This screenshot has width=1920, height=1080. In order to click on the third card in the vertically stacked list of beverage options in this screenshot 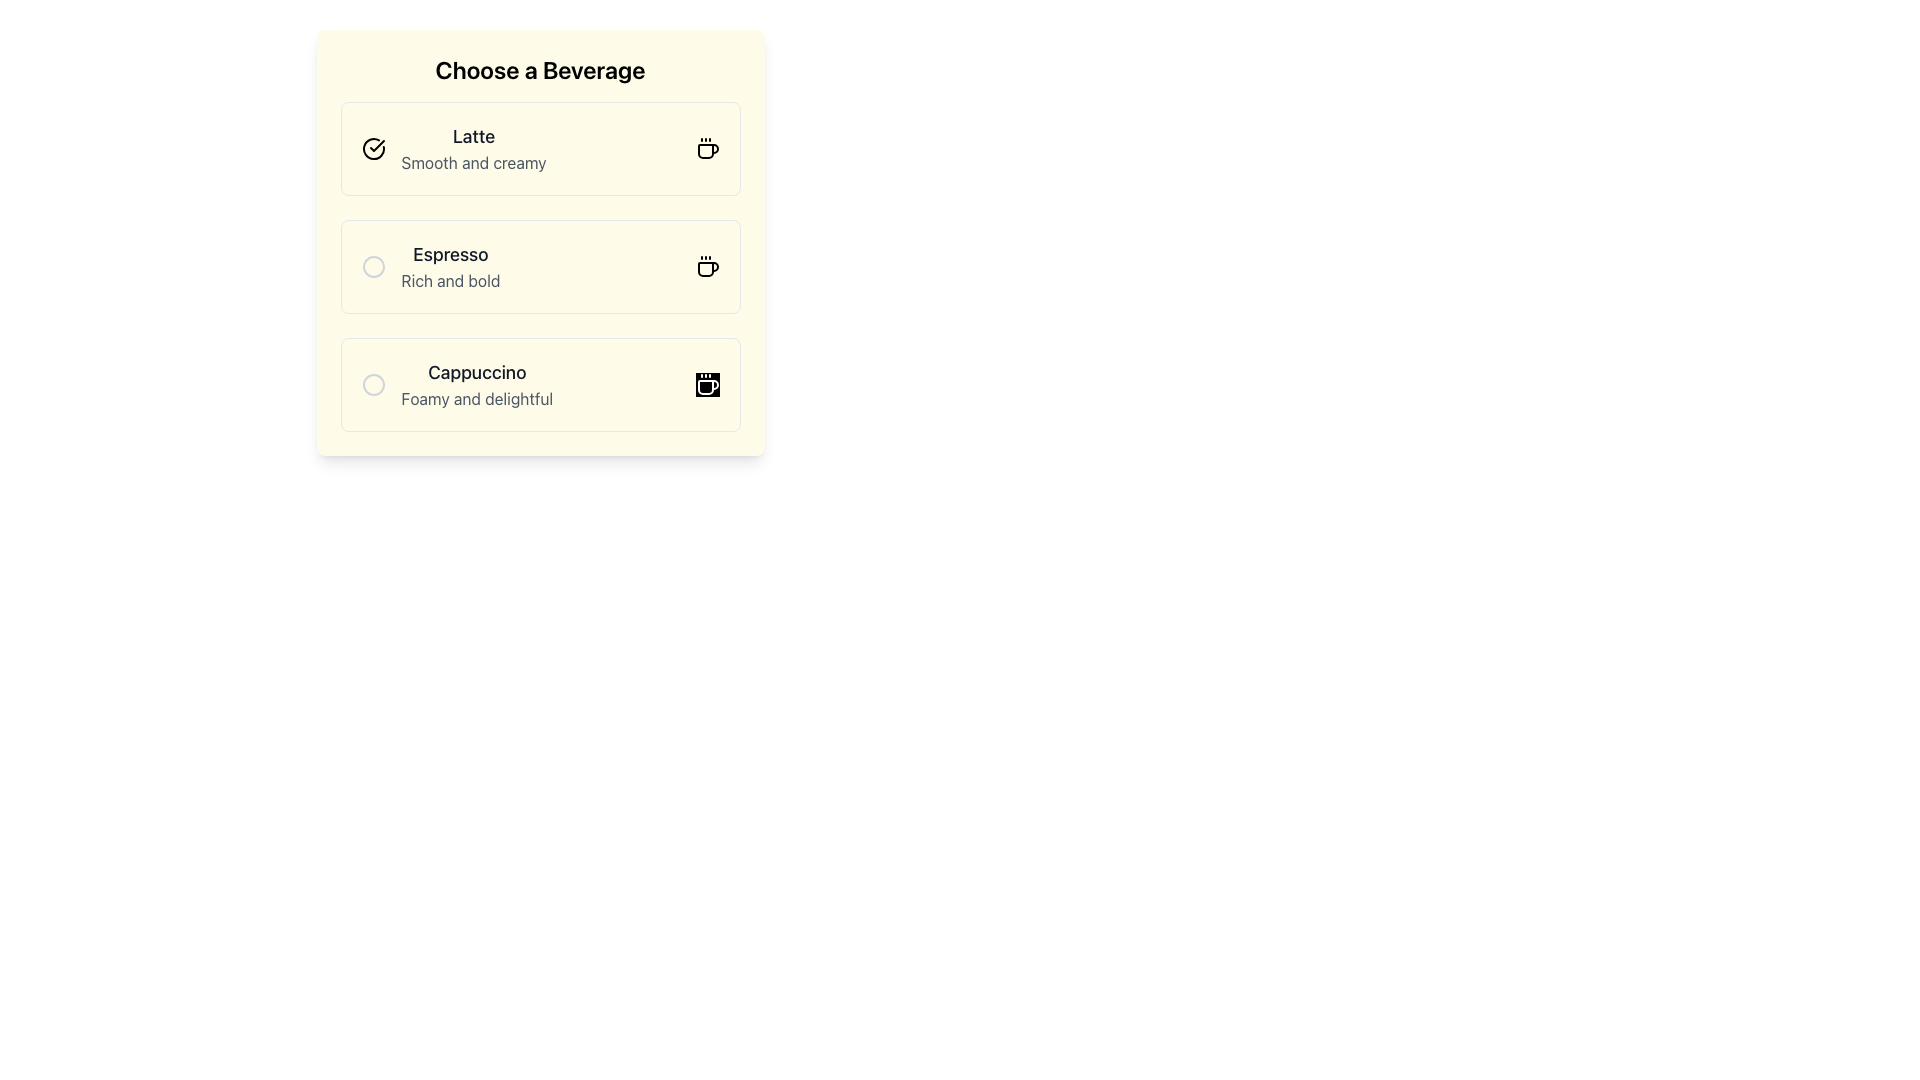, I will do `click(476, 385)`.